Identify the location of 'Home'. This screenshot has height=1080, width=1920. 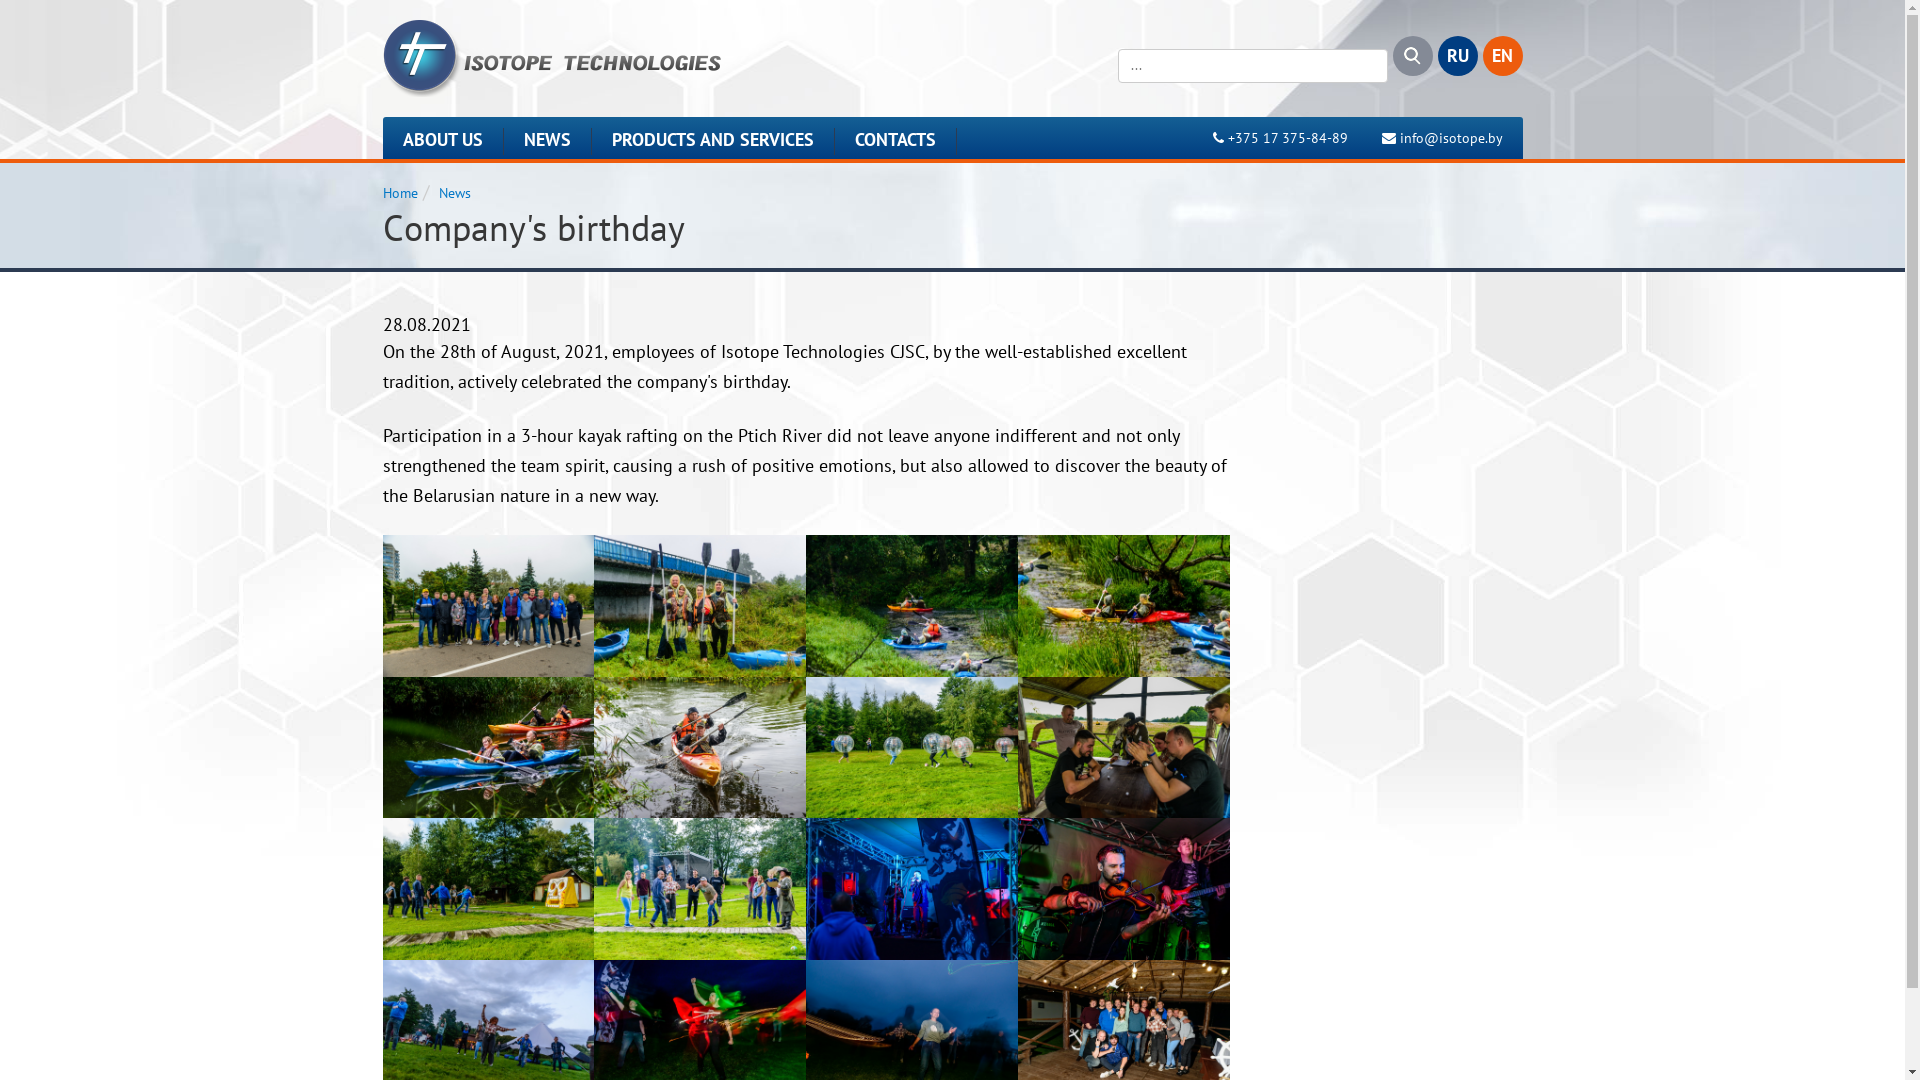
(399, 192).